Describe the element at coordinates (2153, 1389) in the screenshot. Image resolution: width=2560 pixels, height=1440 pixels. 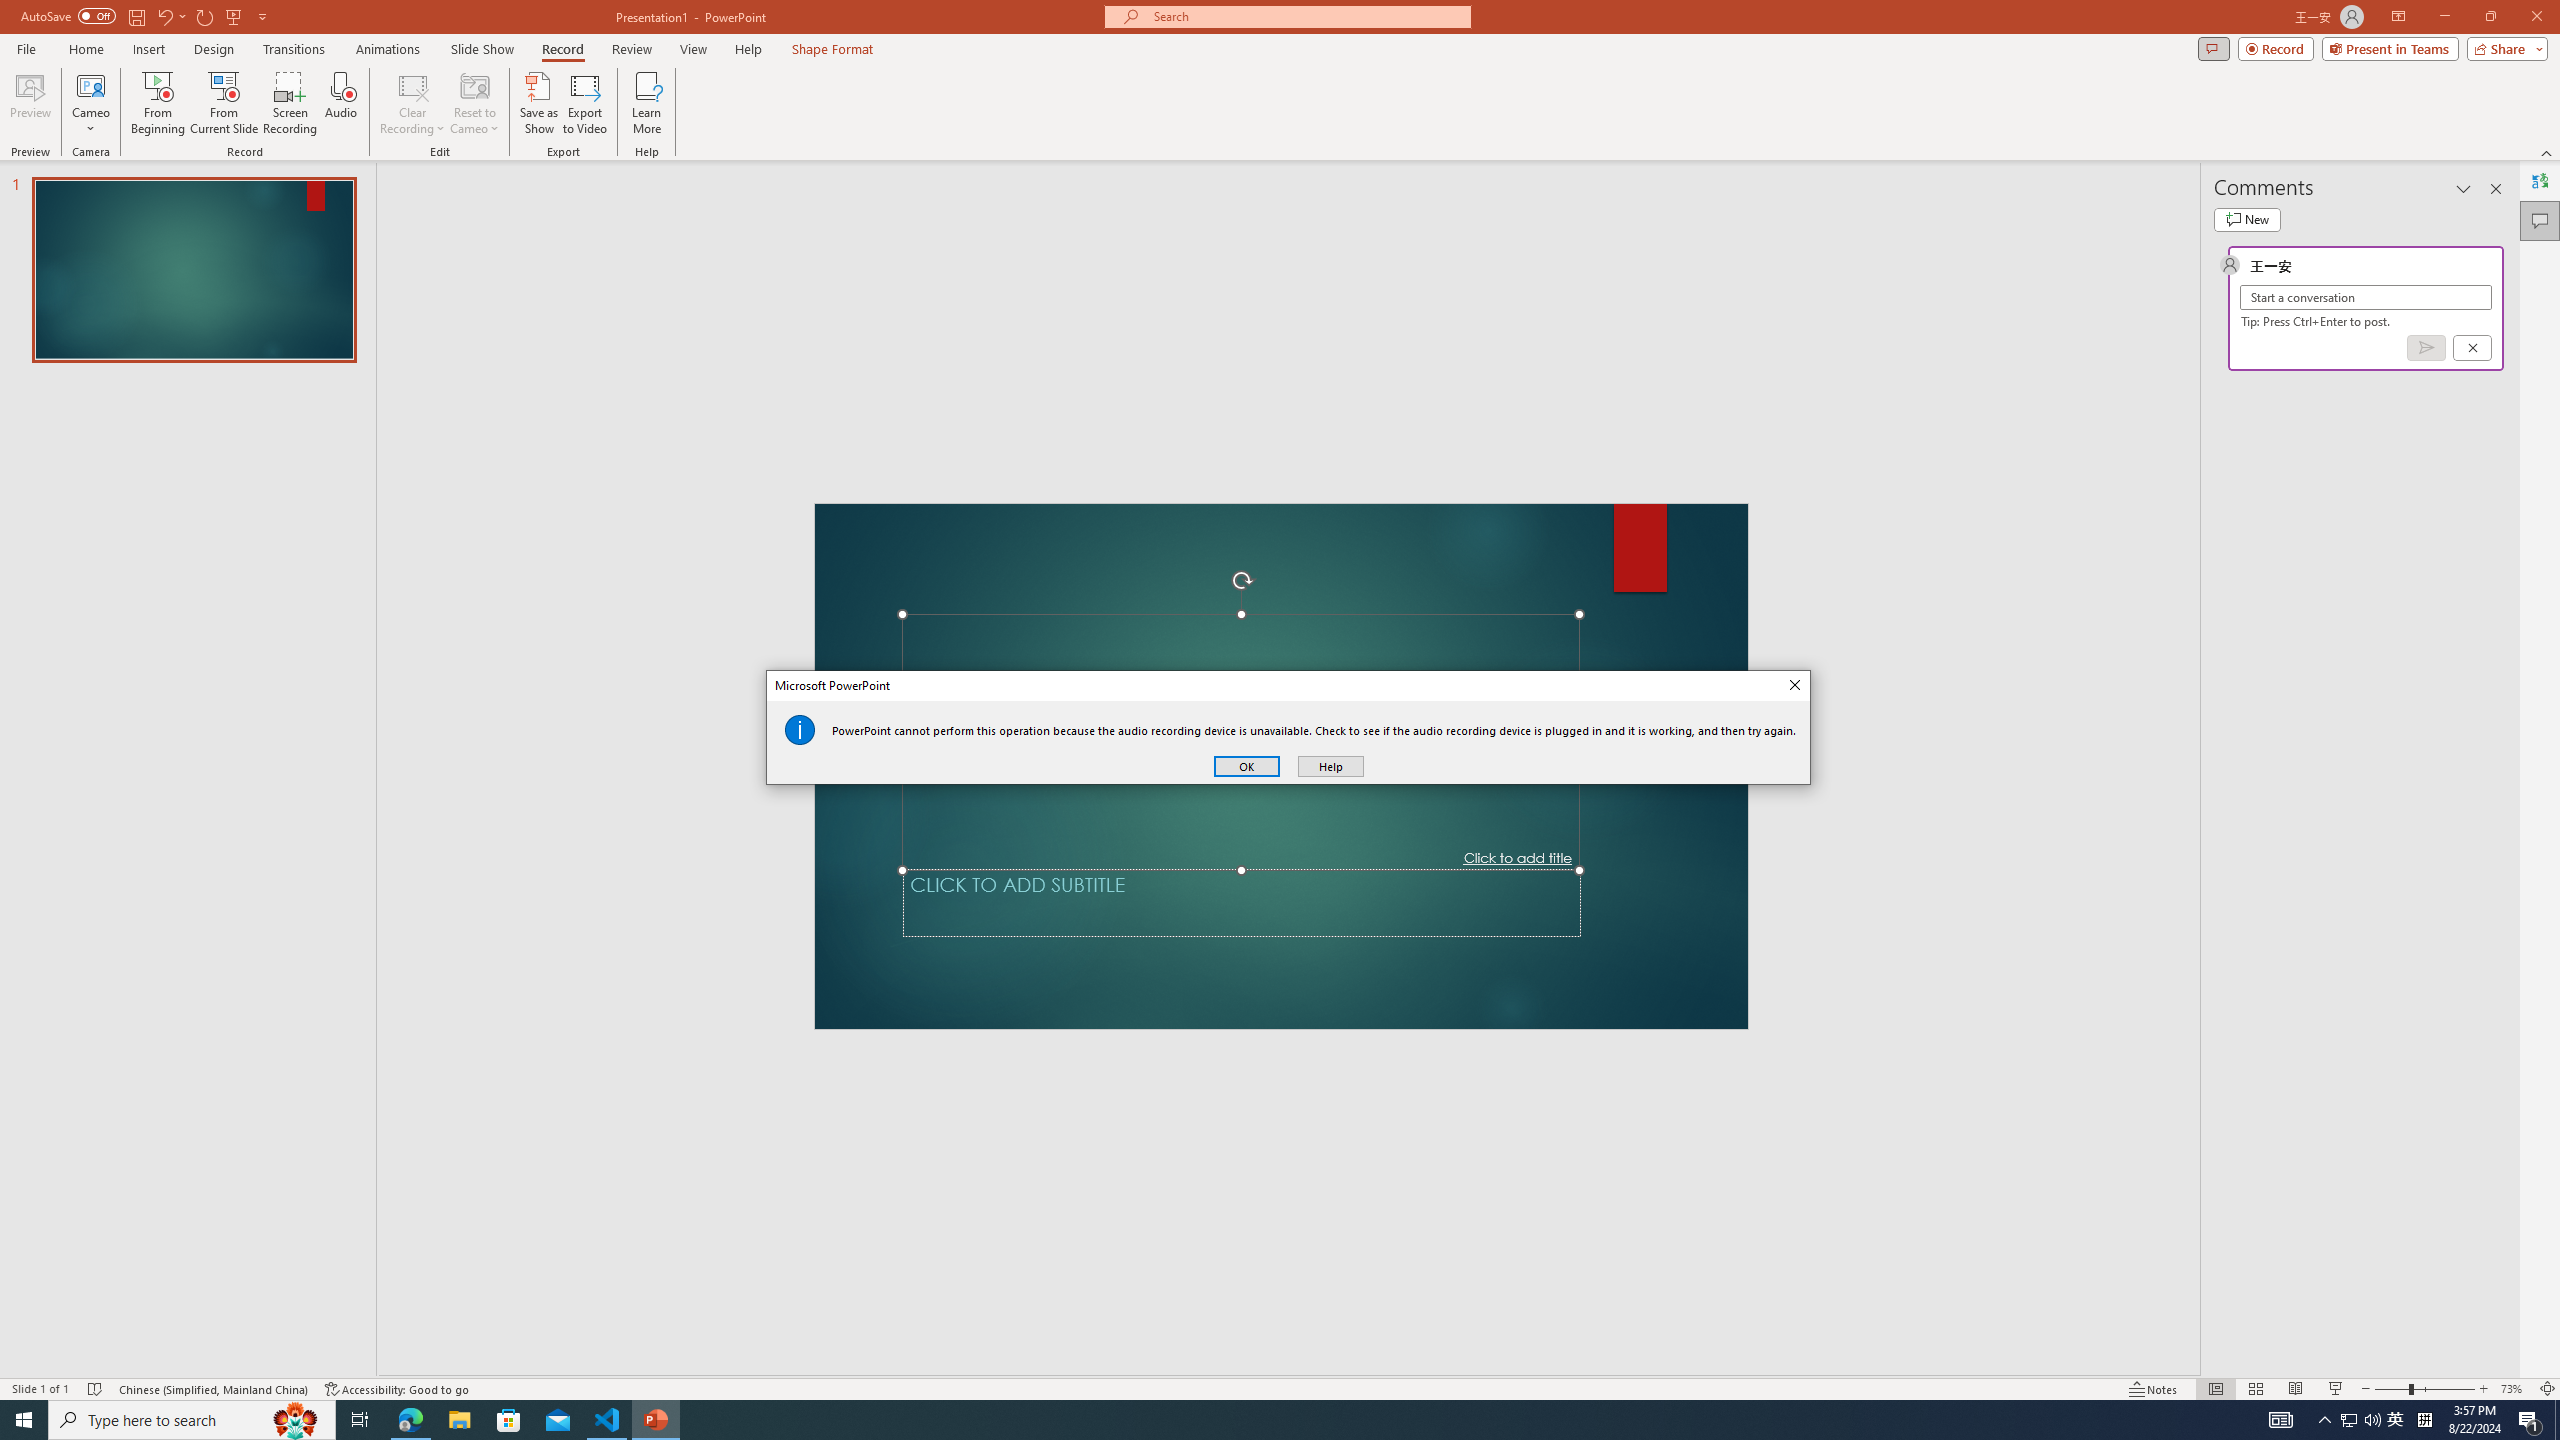
I see `'Notes '` at that location.